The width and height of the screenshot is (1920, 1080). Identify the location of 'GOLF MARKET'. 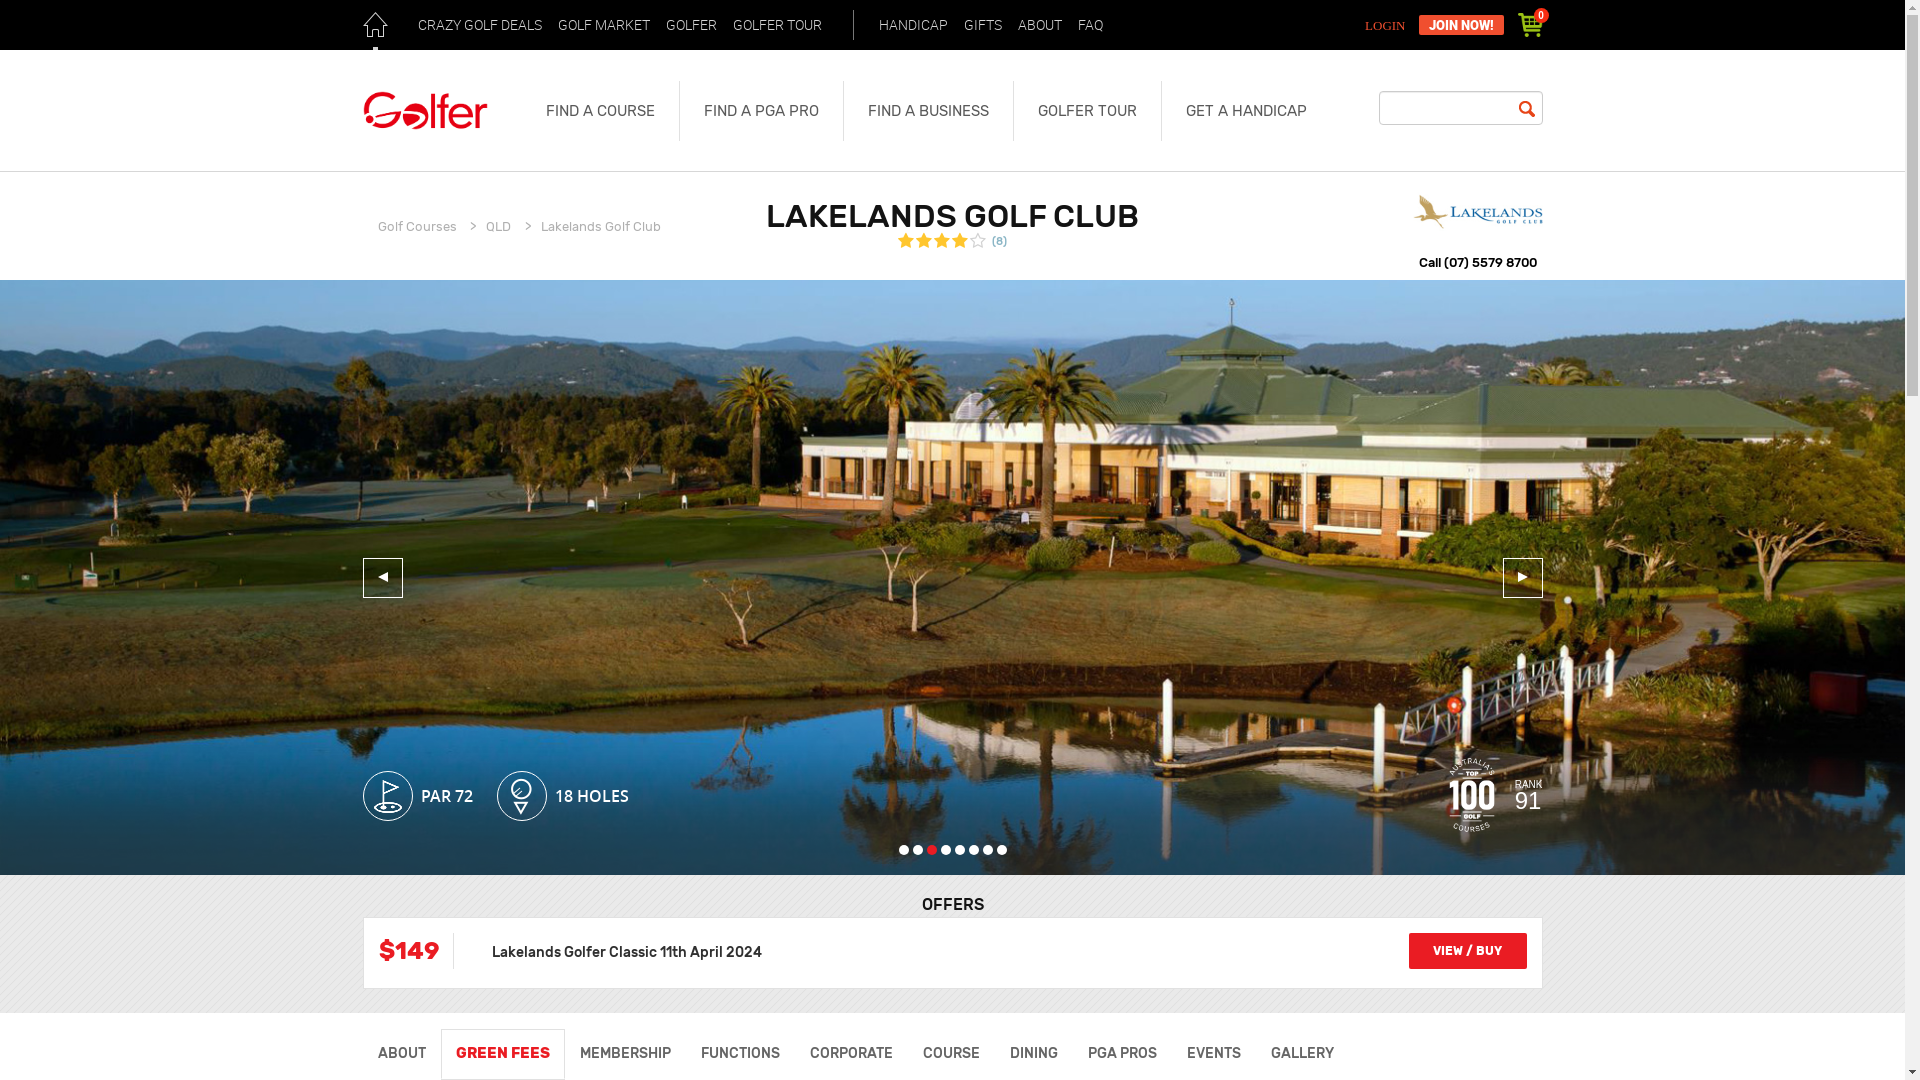
(552, 24).